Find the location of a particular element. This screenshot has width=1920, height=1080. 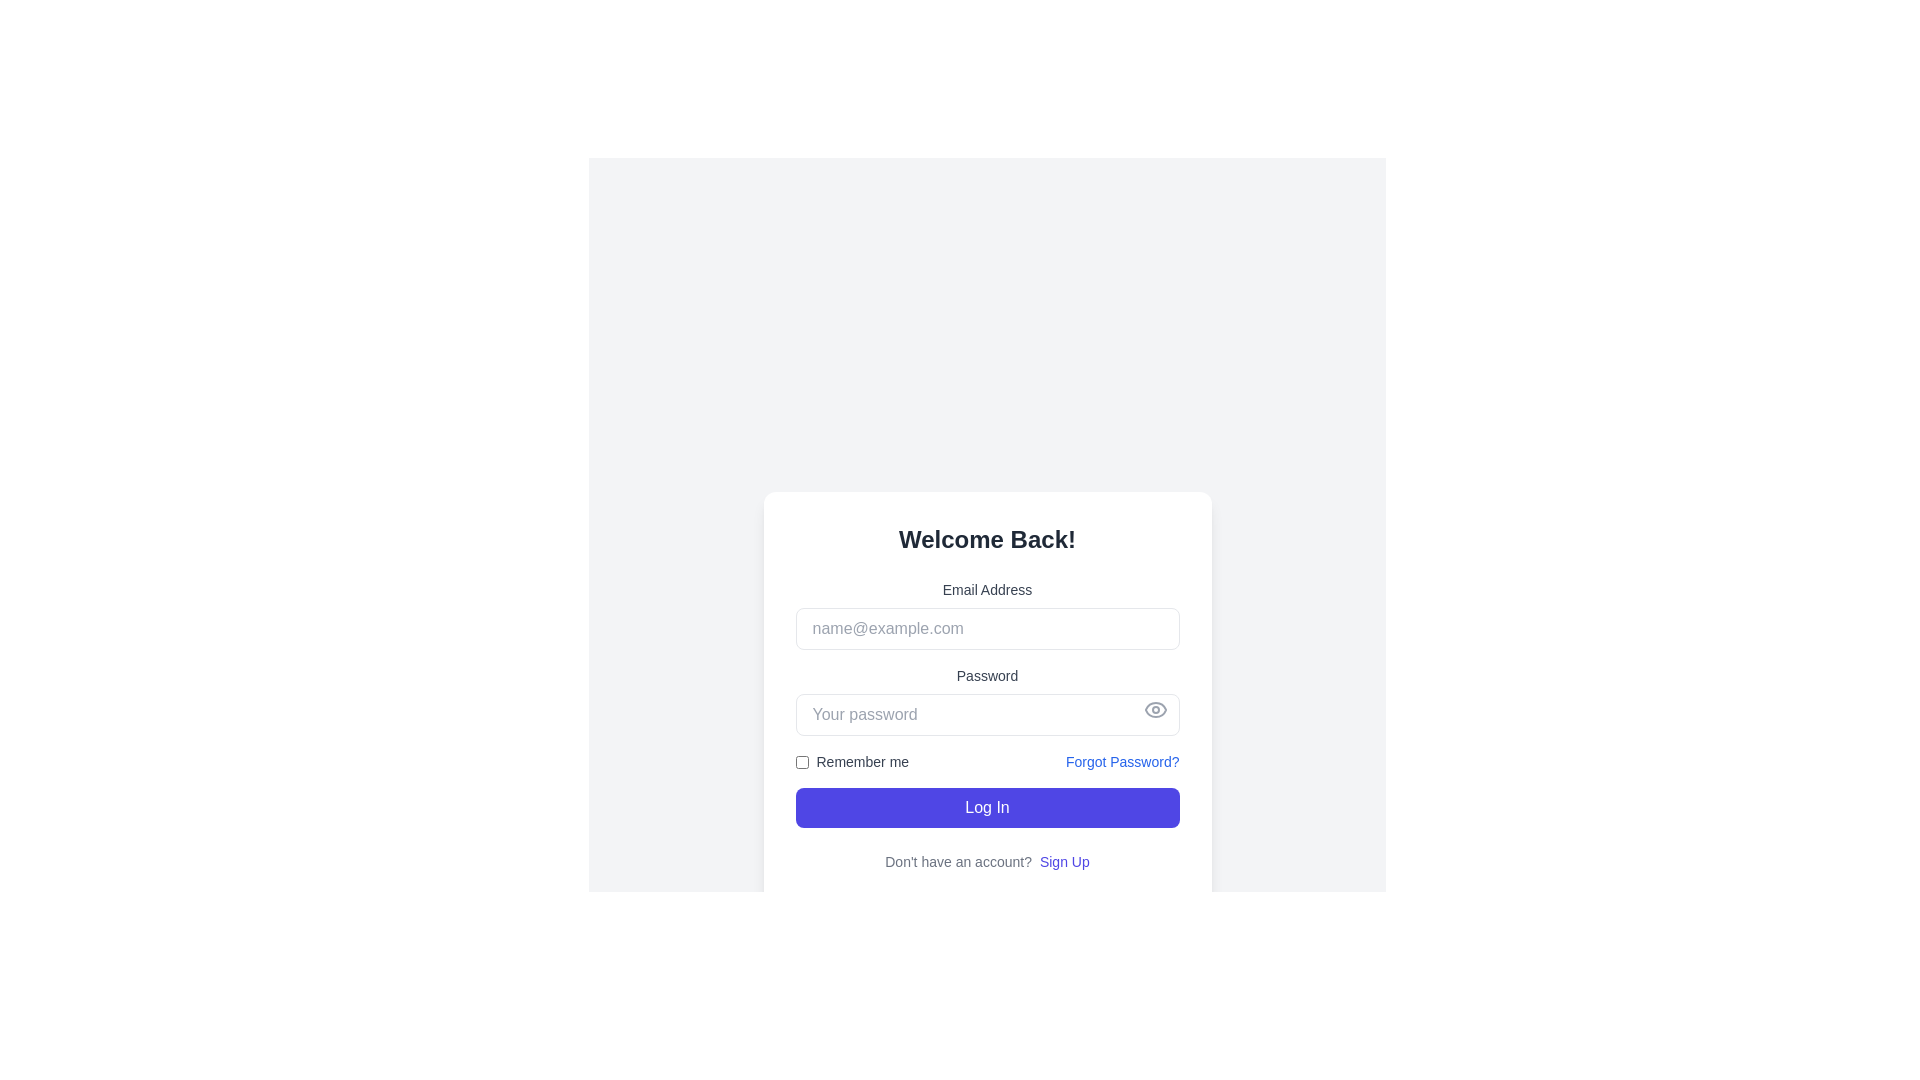

the hyperlink located near the bottom of the form, to the right of the text 'Don't have an account?' is located at coordinates (1063, 860).